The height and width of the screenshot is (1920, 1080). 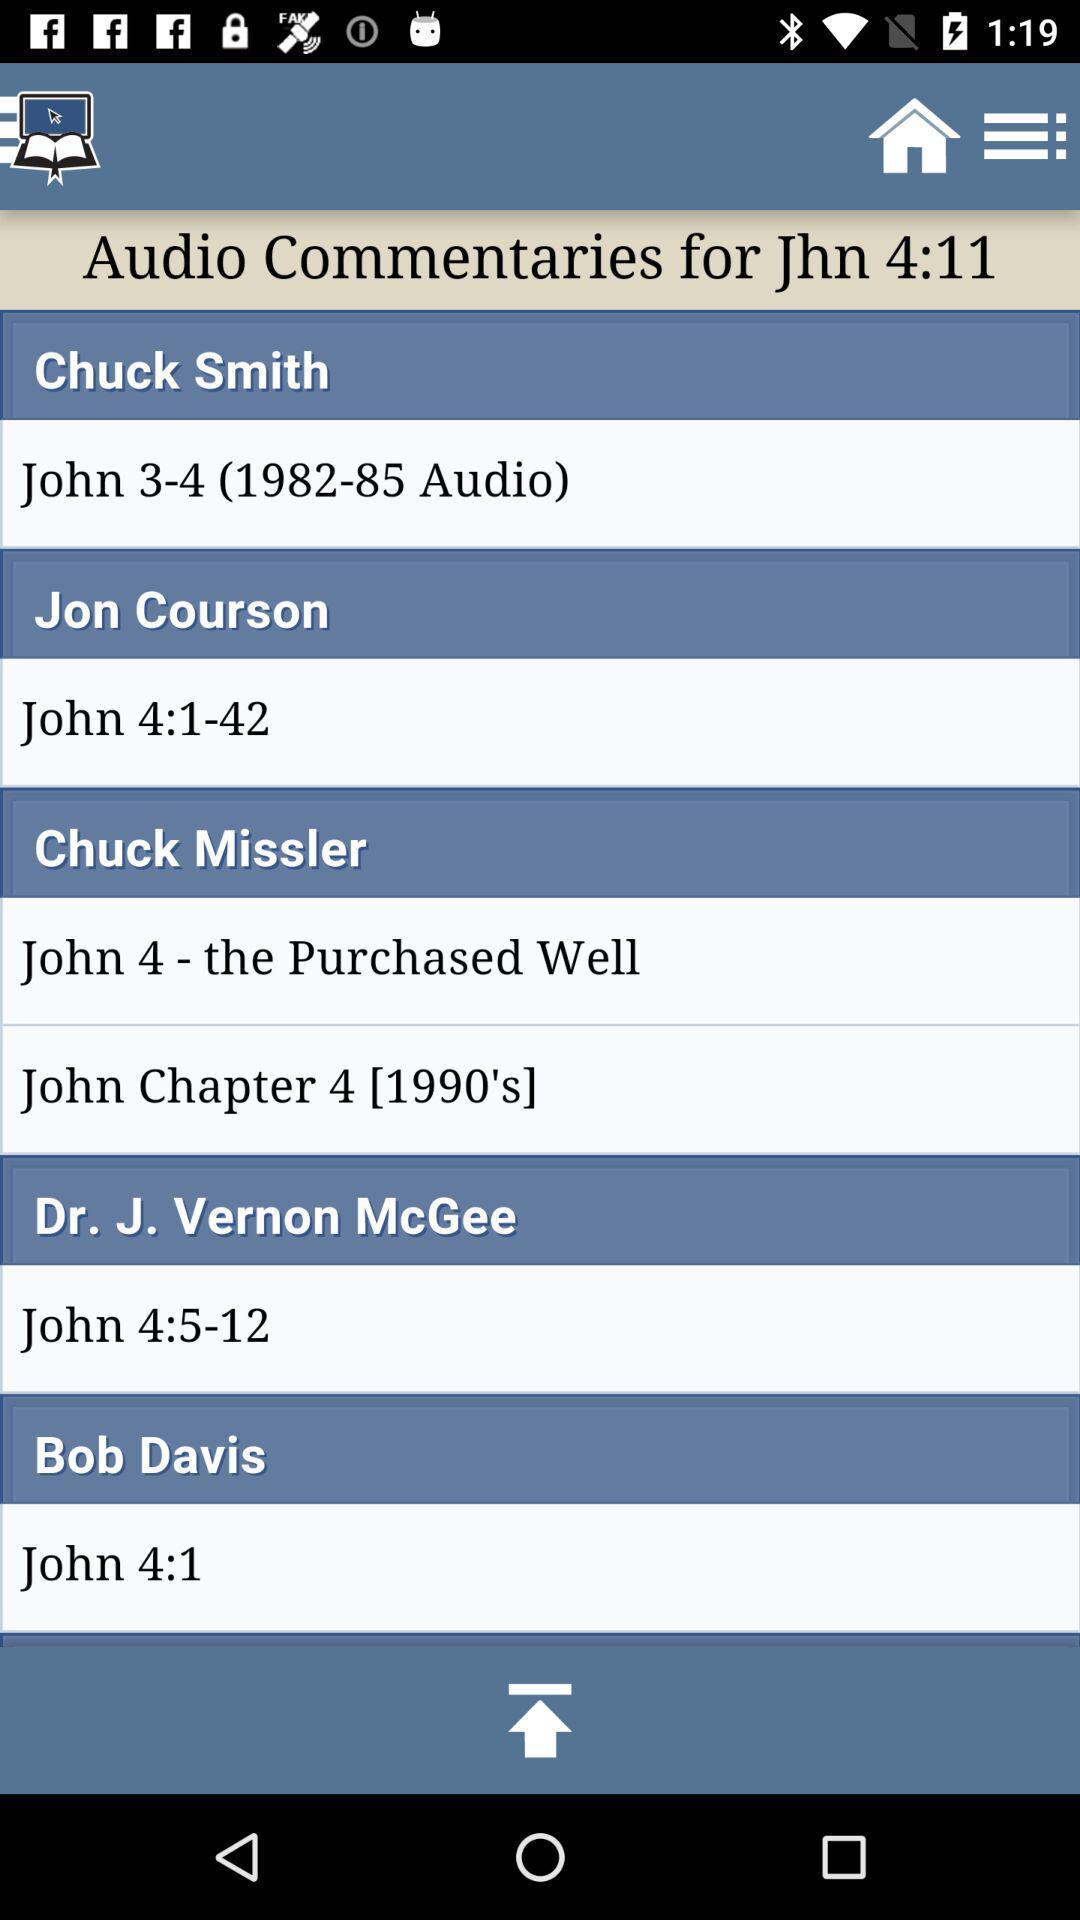 What do you see at coordinates (540, 927) in the screenshot?
I see `all page` at bounding box center [540, 927].